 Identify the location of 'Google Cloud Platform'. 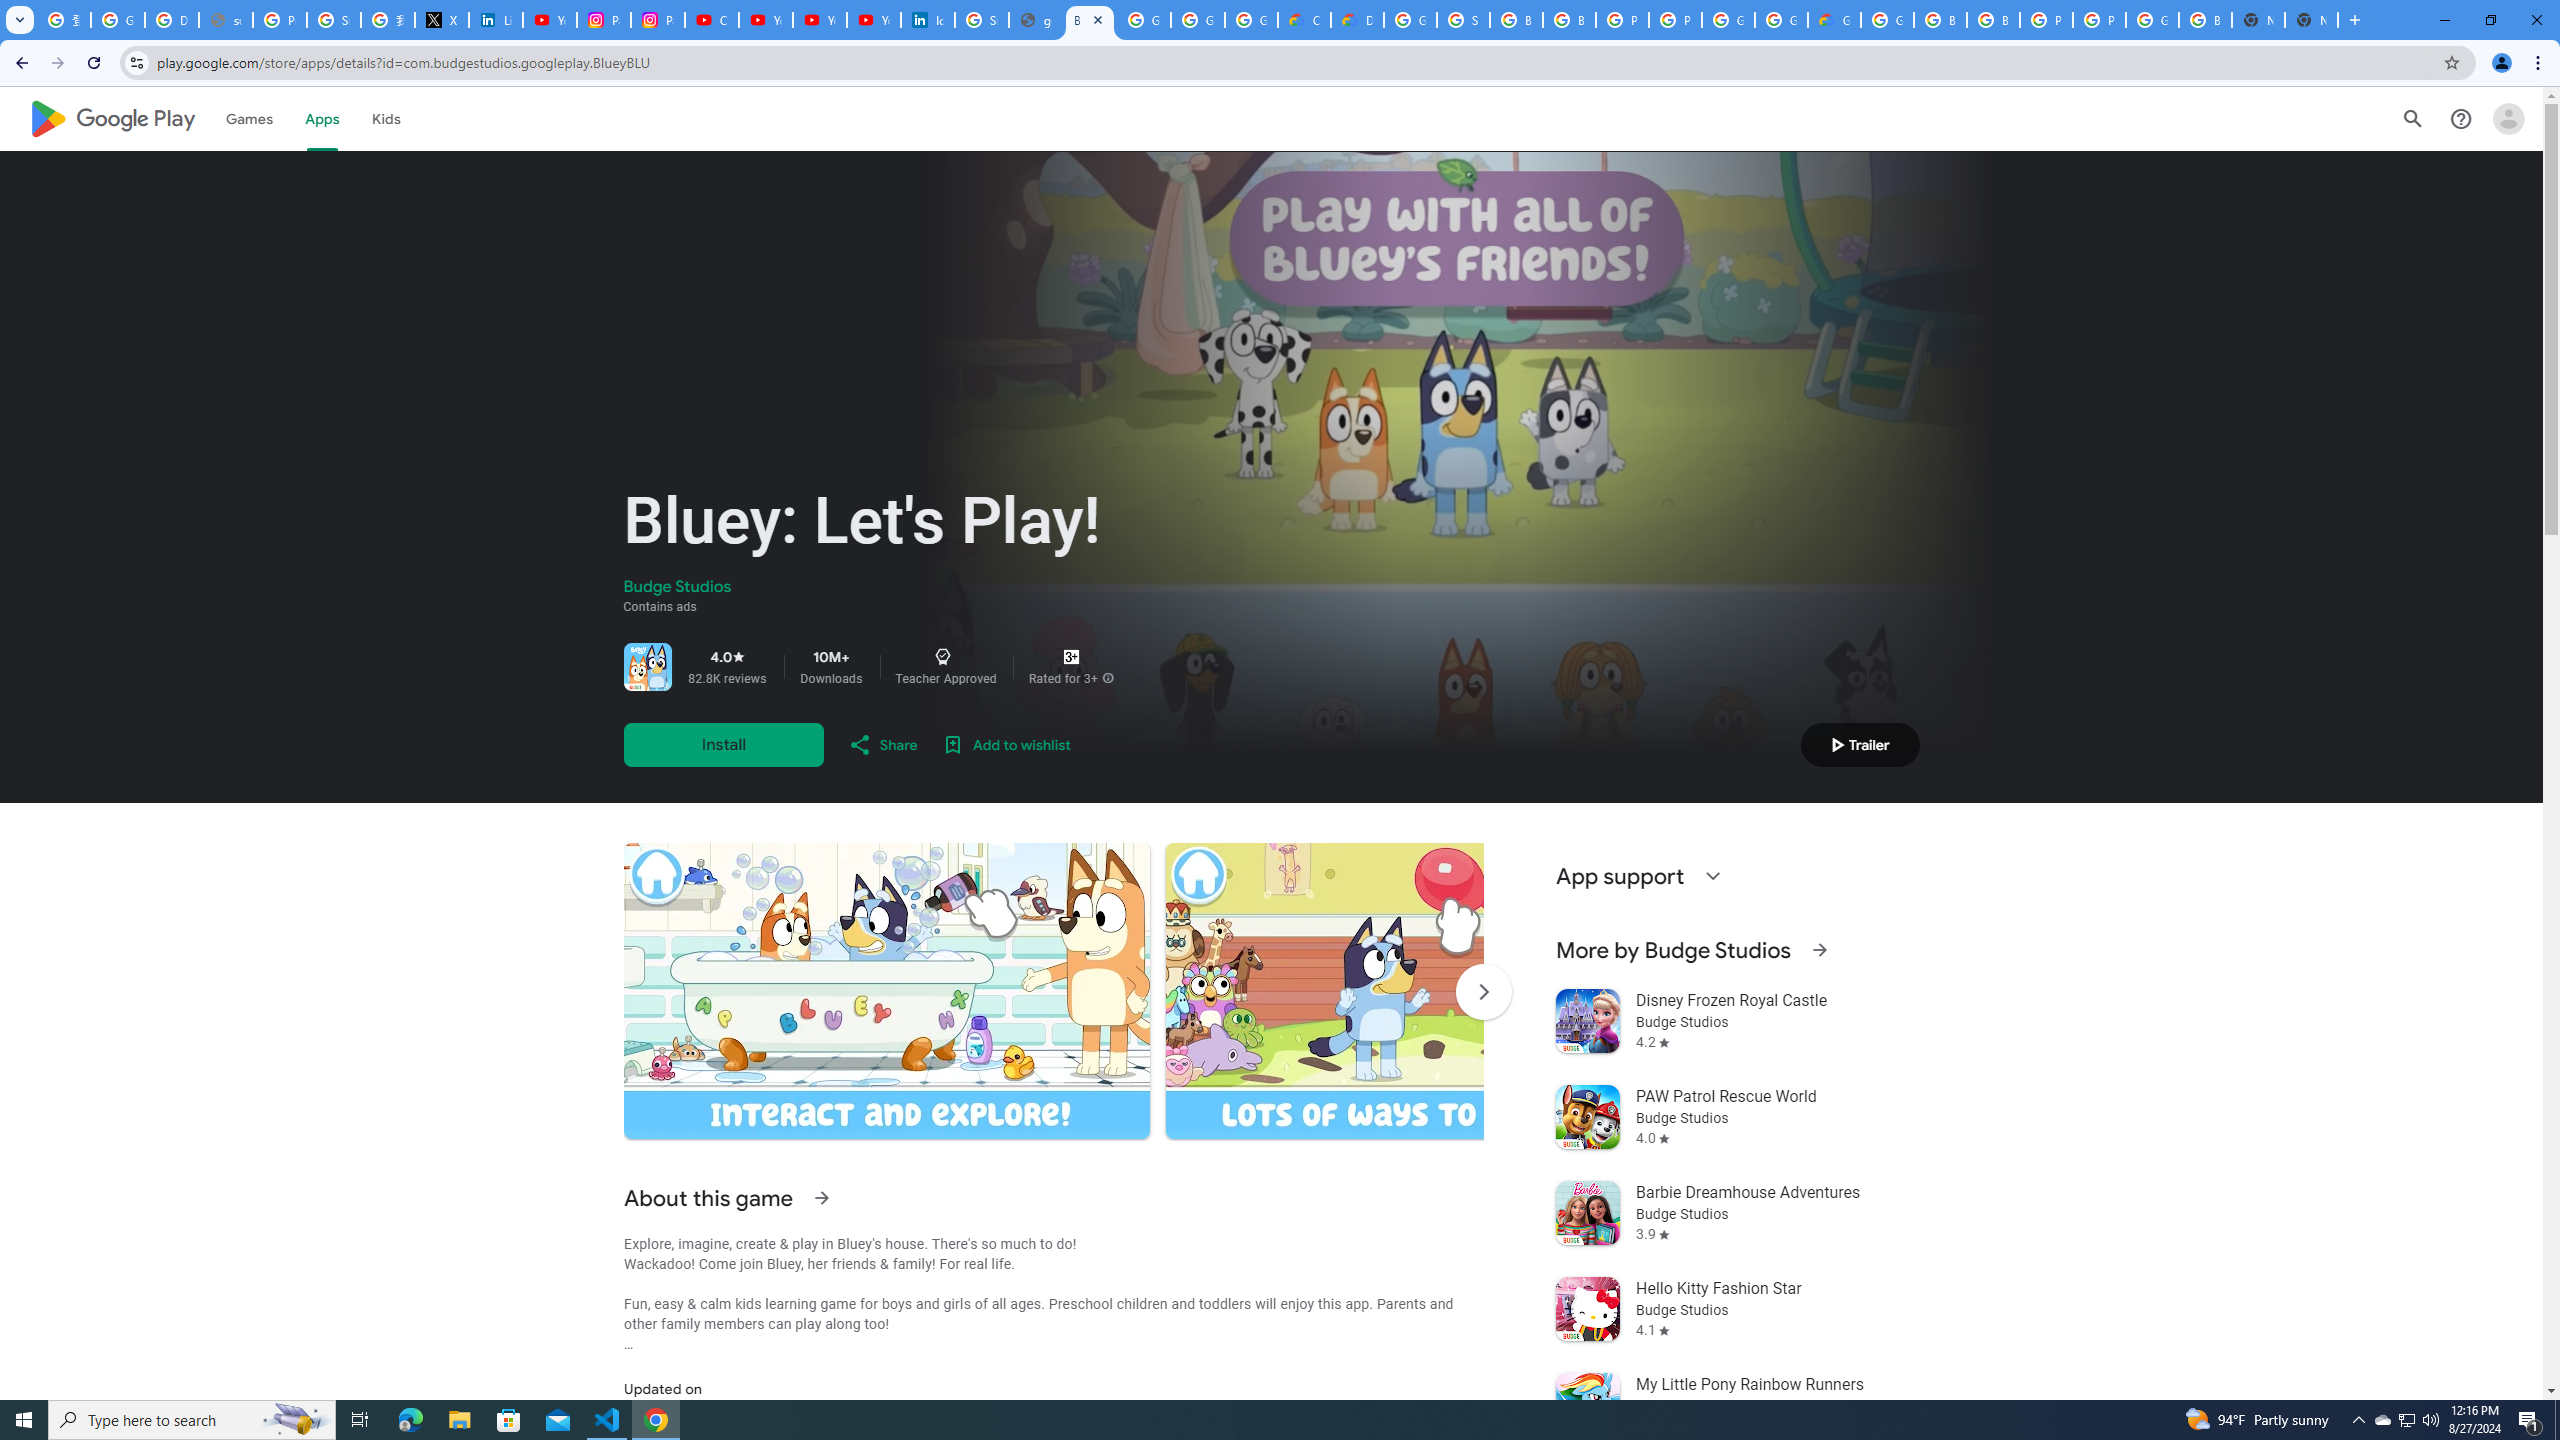
(1781, 19).